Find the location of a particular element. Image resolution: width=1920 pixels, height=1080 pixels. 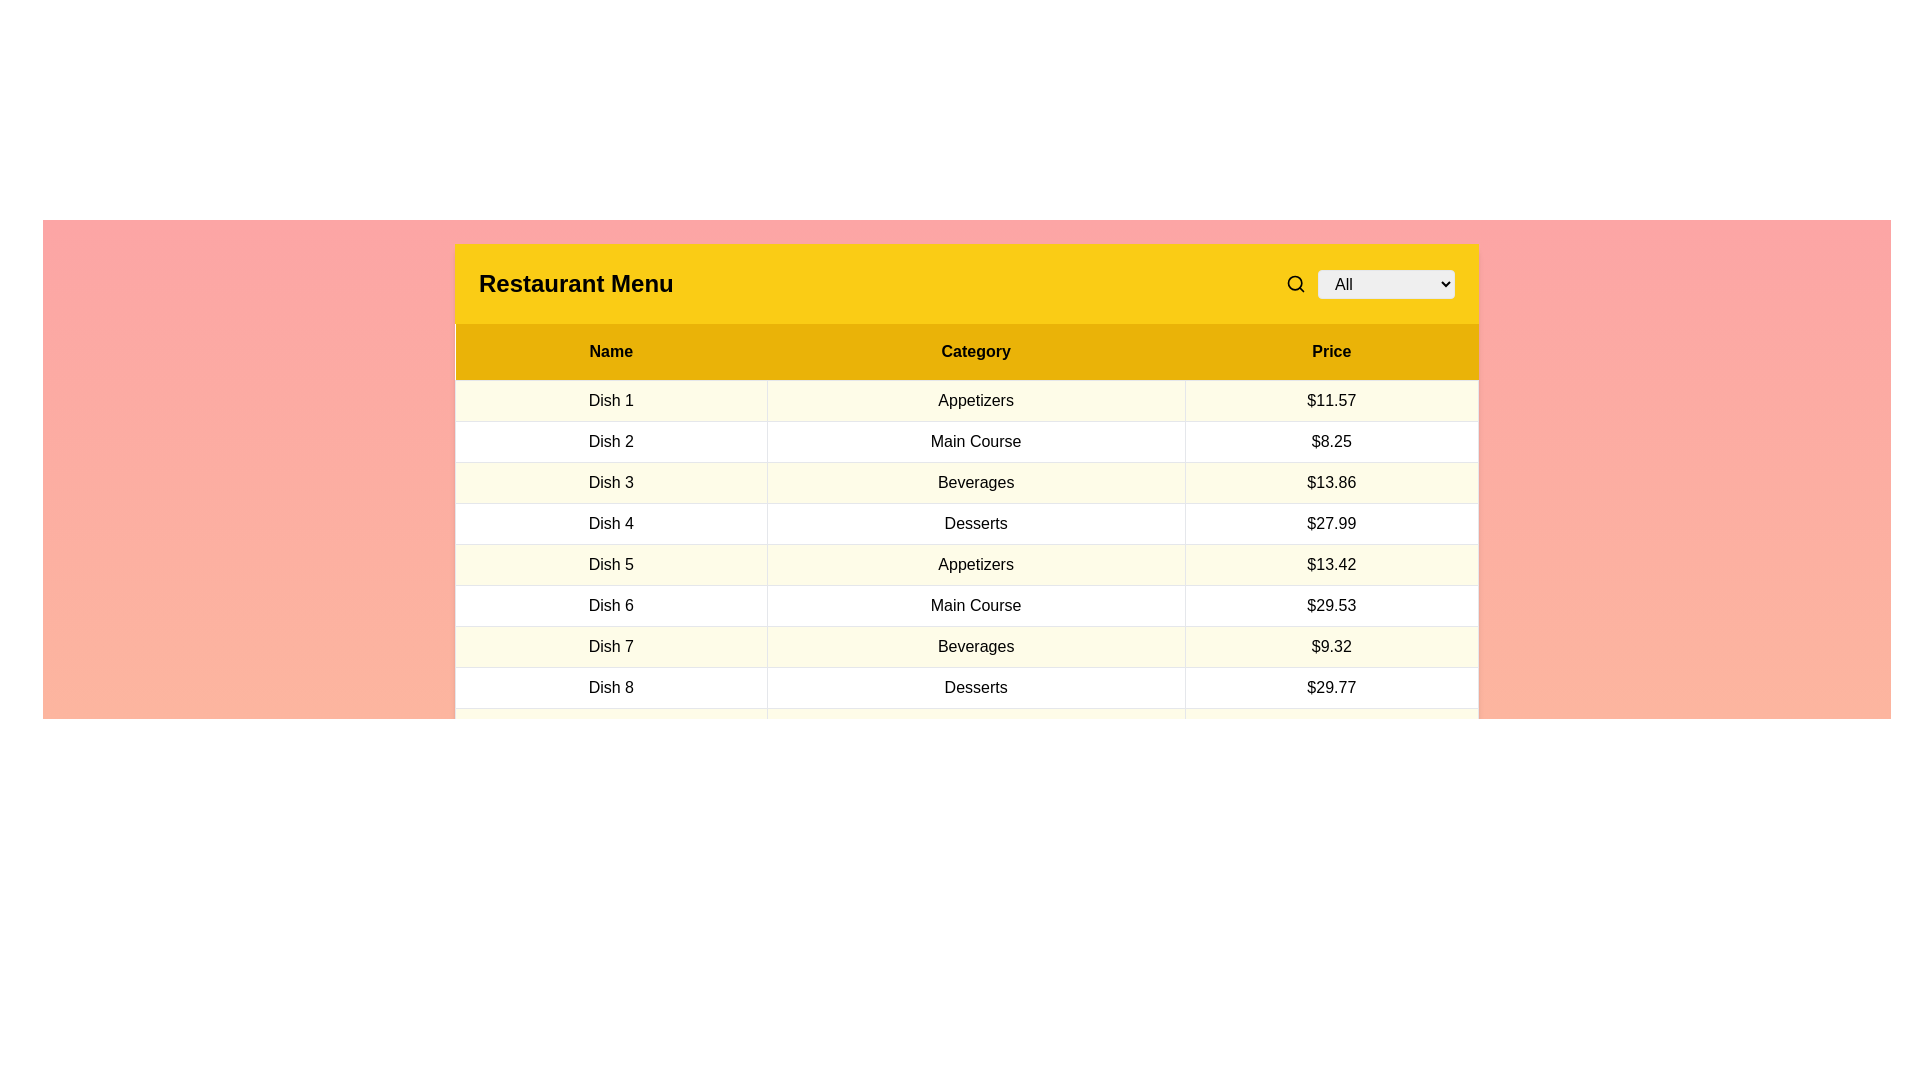

the category Appetizers in the dropdown menu is located at coordinates (1385, 284).